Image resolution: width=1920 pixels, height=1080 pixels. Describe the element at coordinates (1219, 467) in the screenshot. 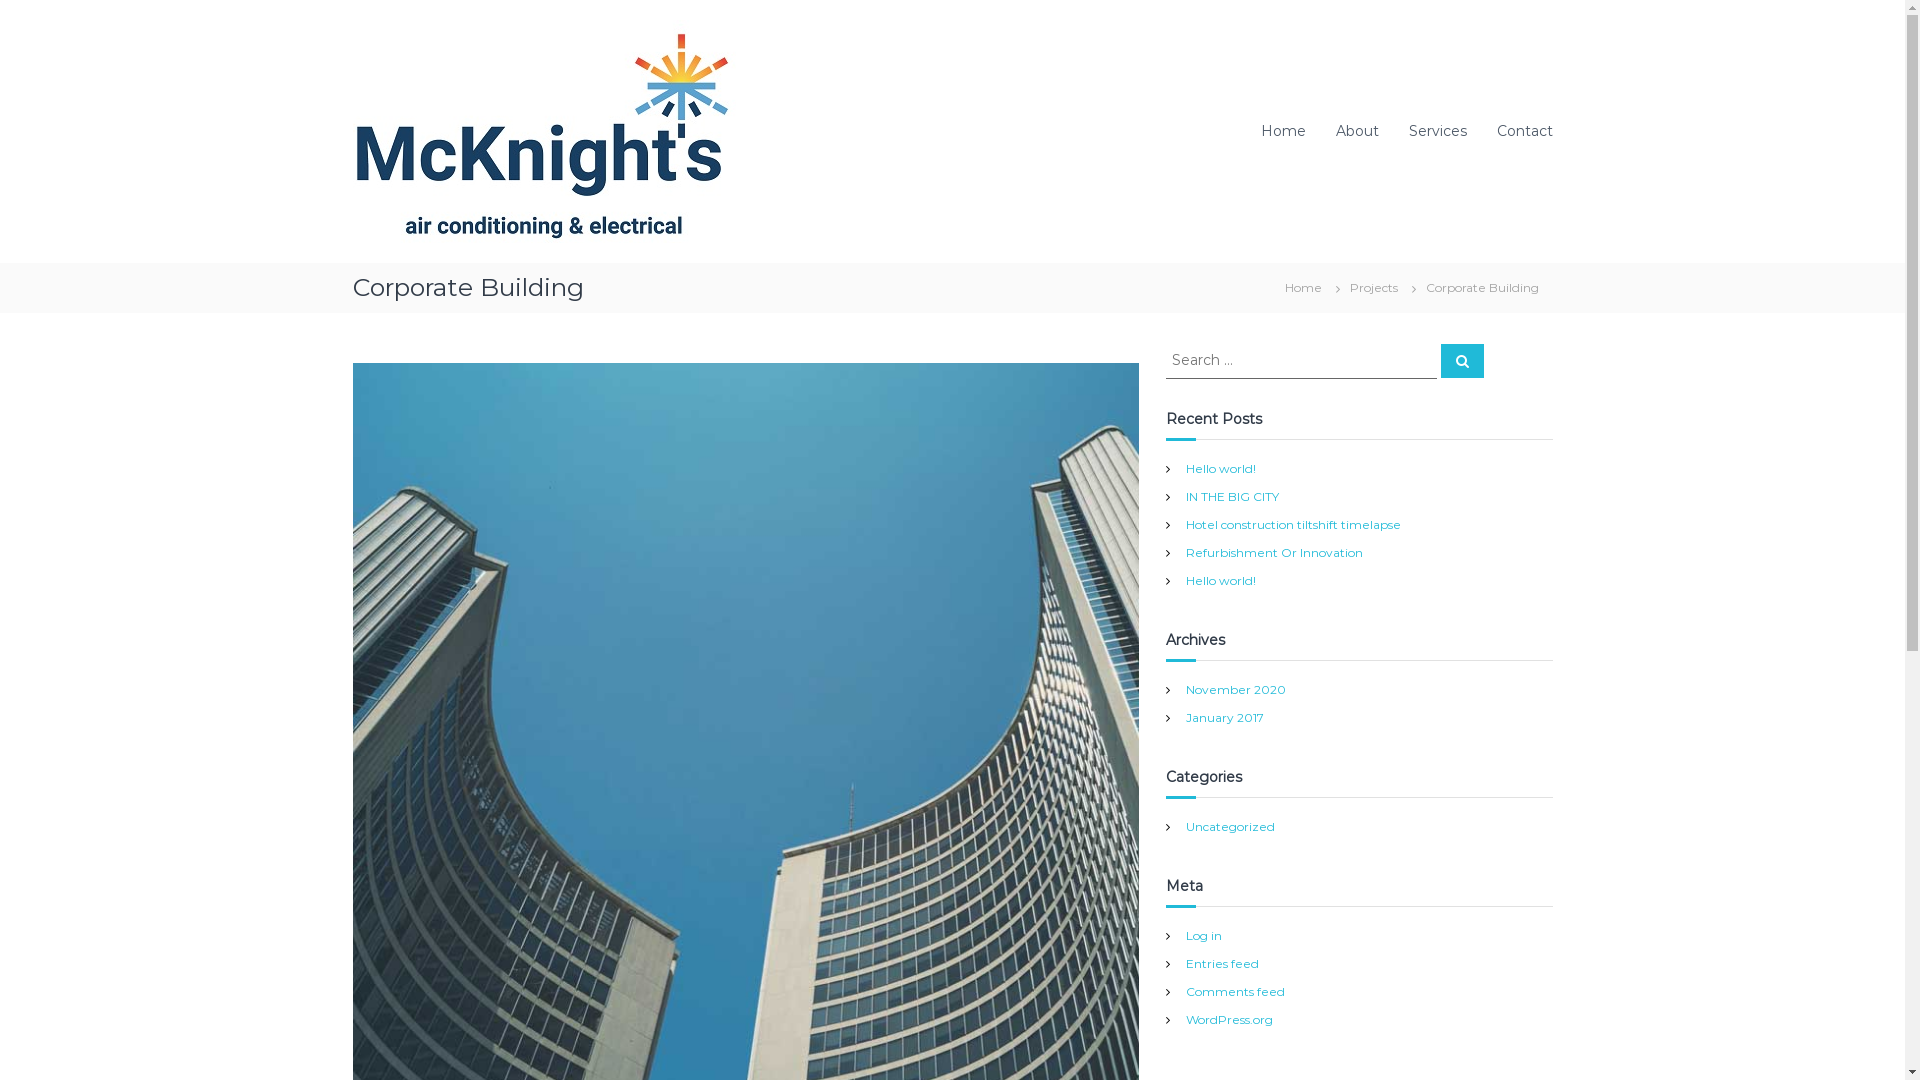

I see `'Hello world!'` at that location.